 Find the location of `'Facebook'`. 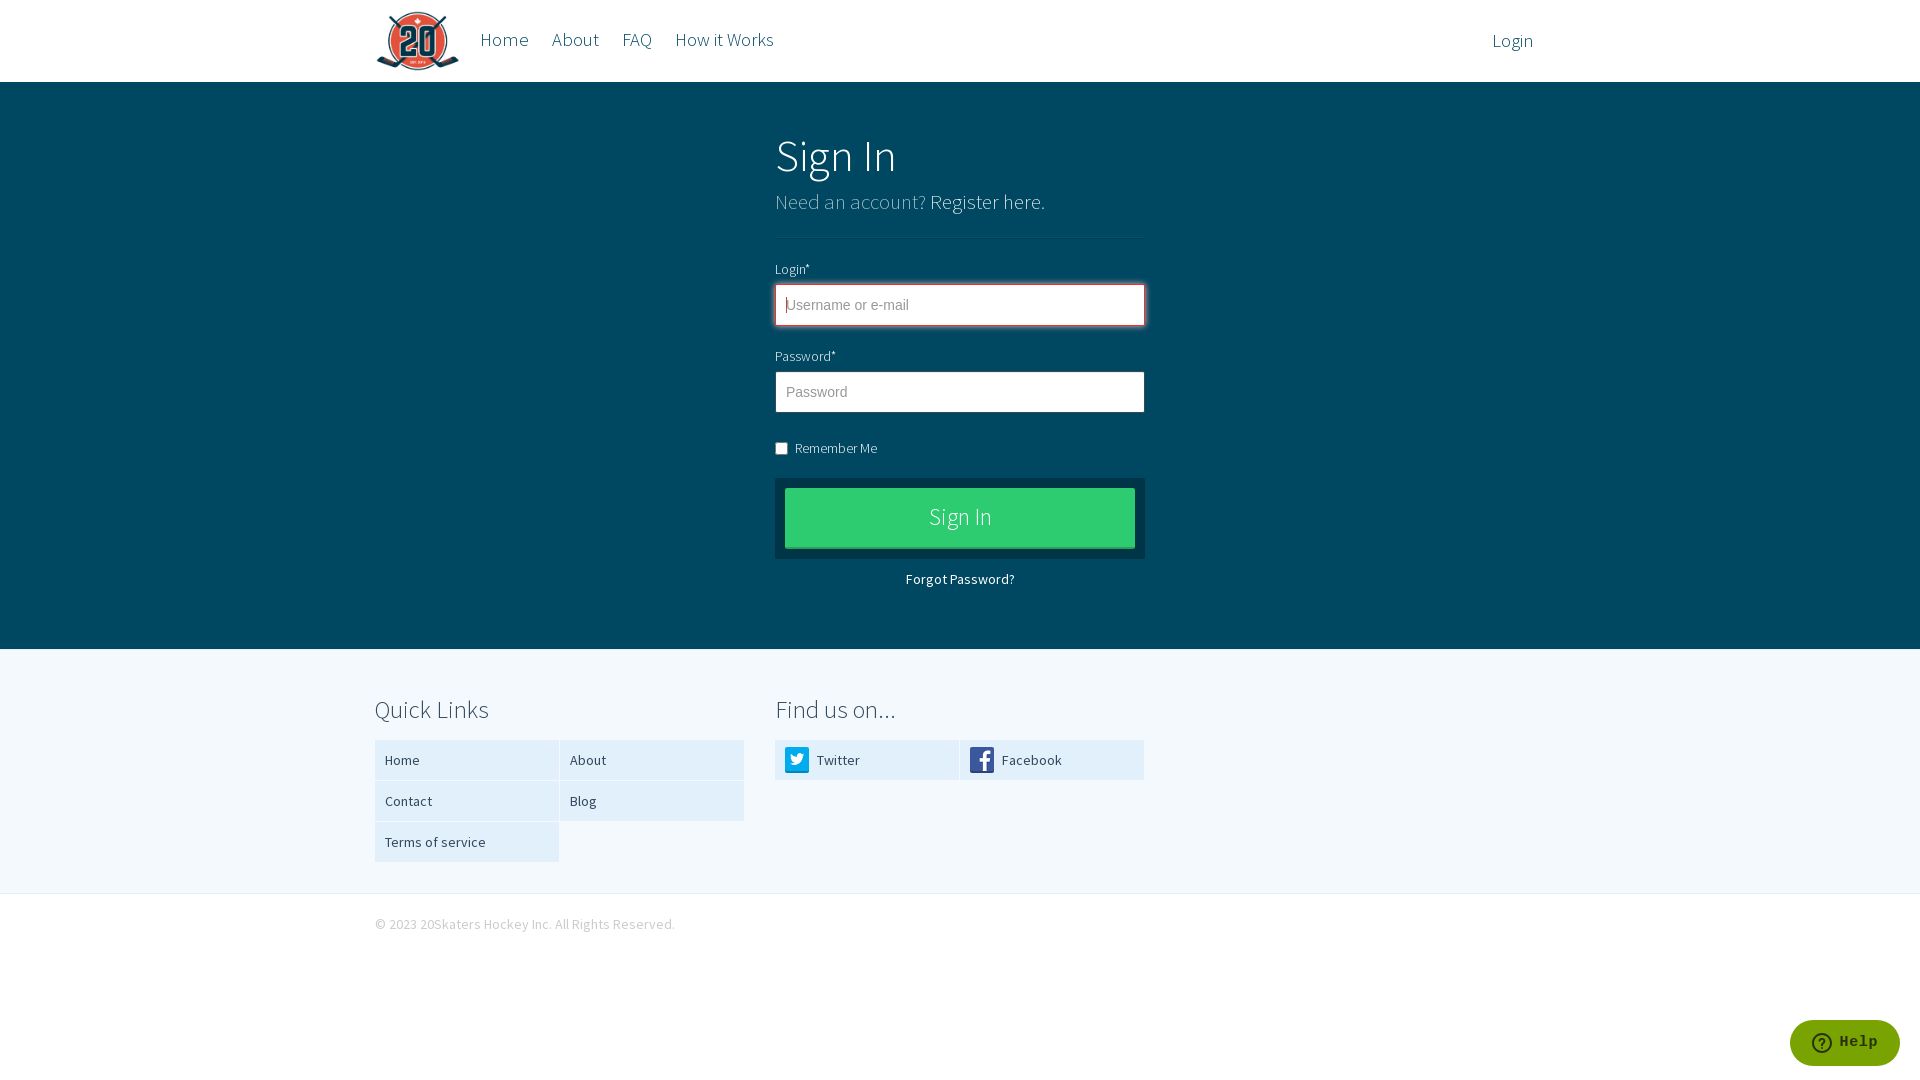

'Facebook' is located at coordinates (1051, 760).